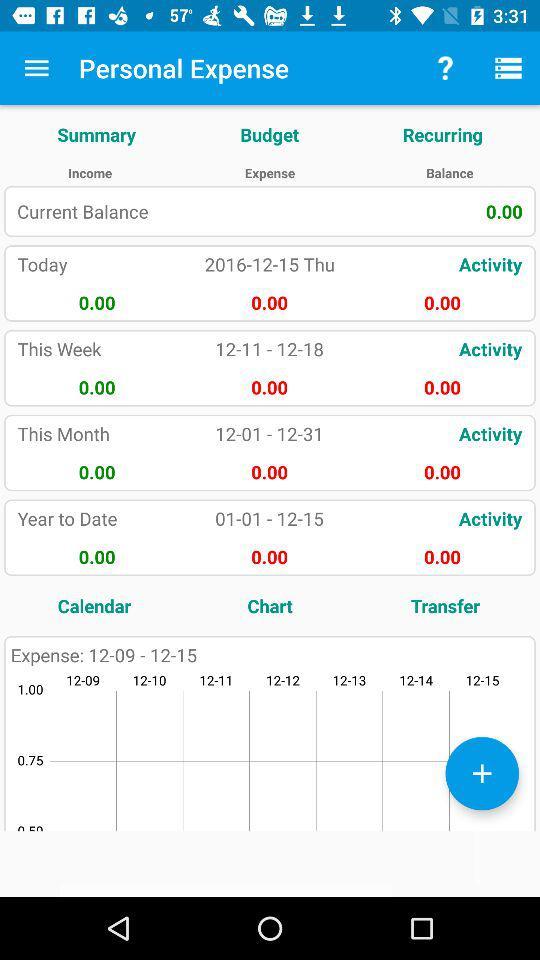 Image resolution: width=540 pixels, height=960 pixels. What do you see at coordinates (481, 772) in the screenshot?
I see `the add icon` at bounding box center [481, 772].